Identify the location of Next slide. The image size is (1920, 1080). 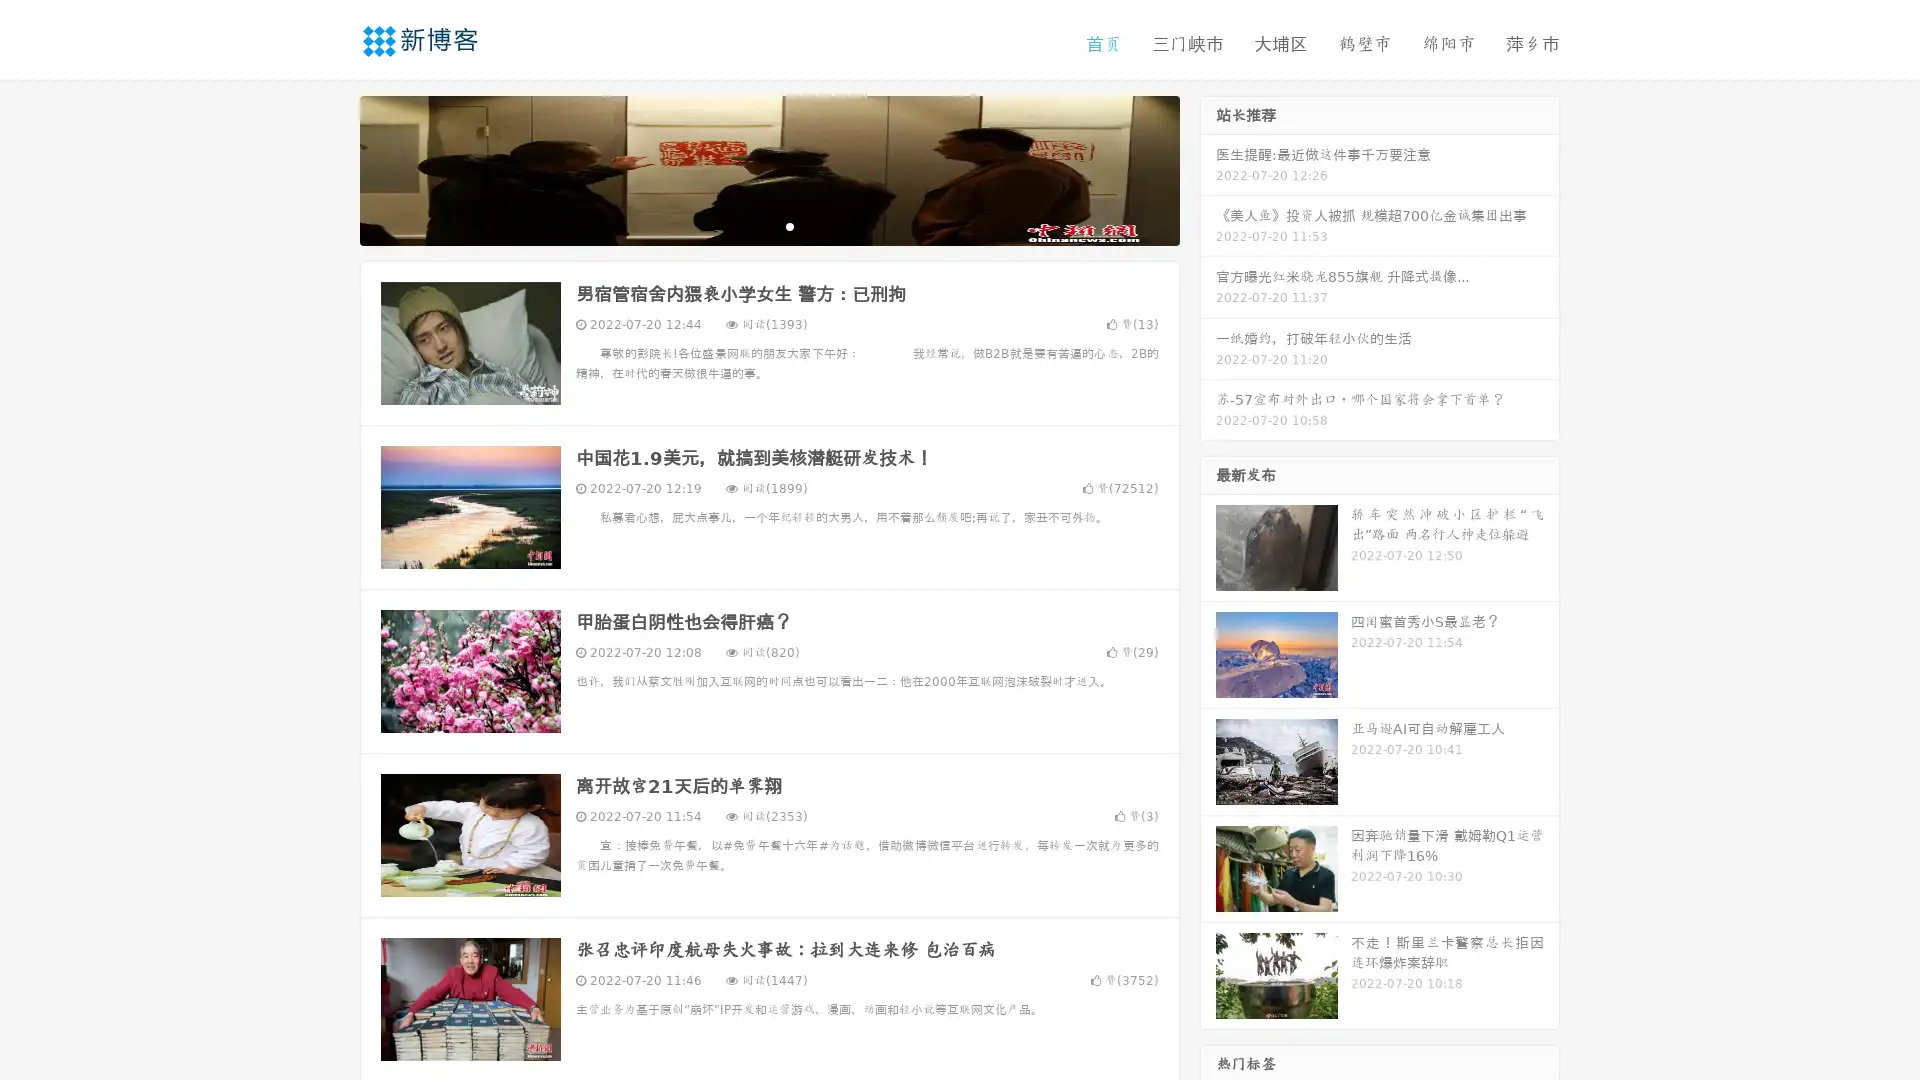
(1208, 168).